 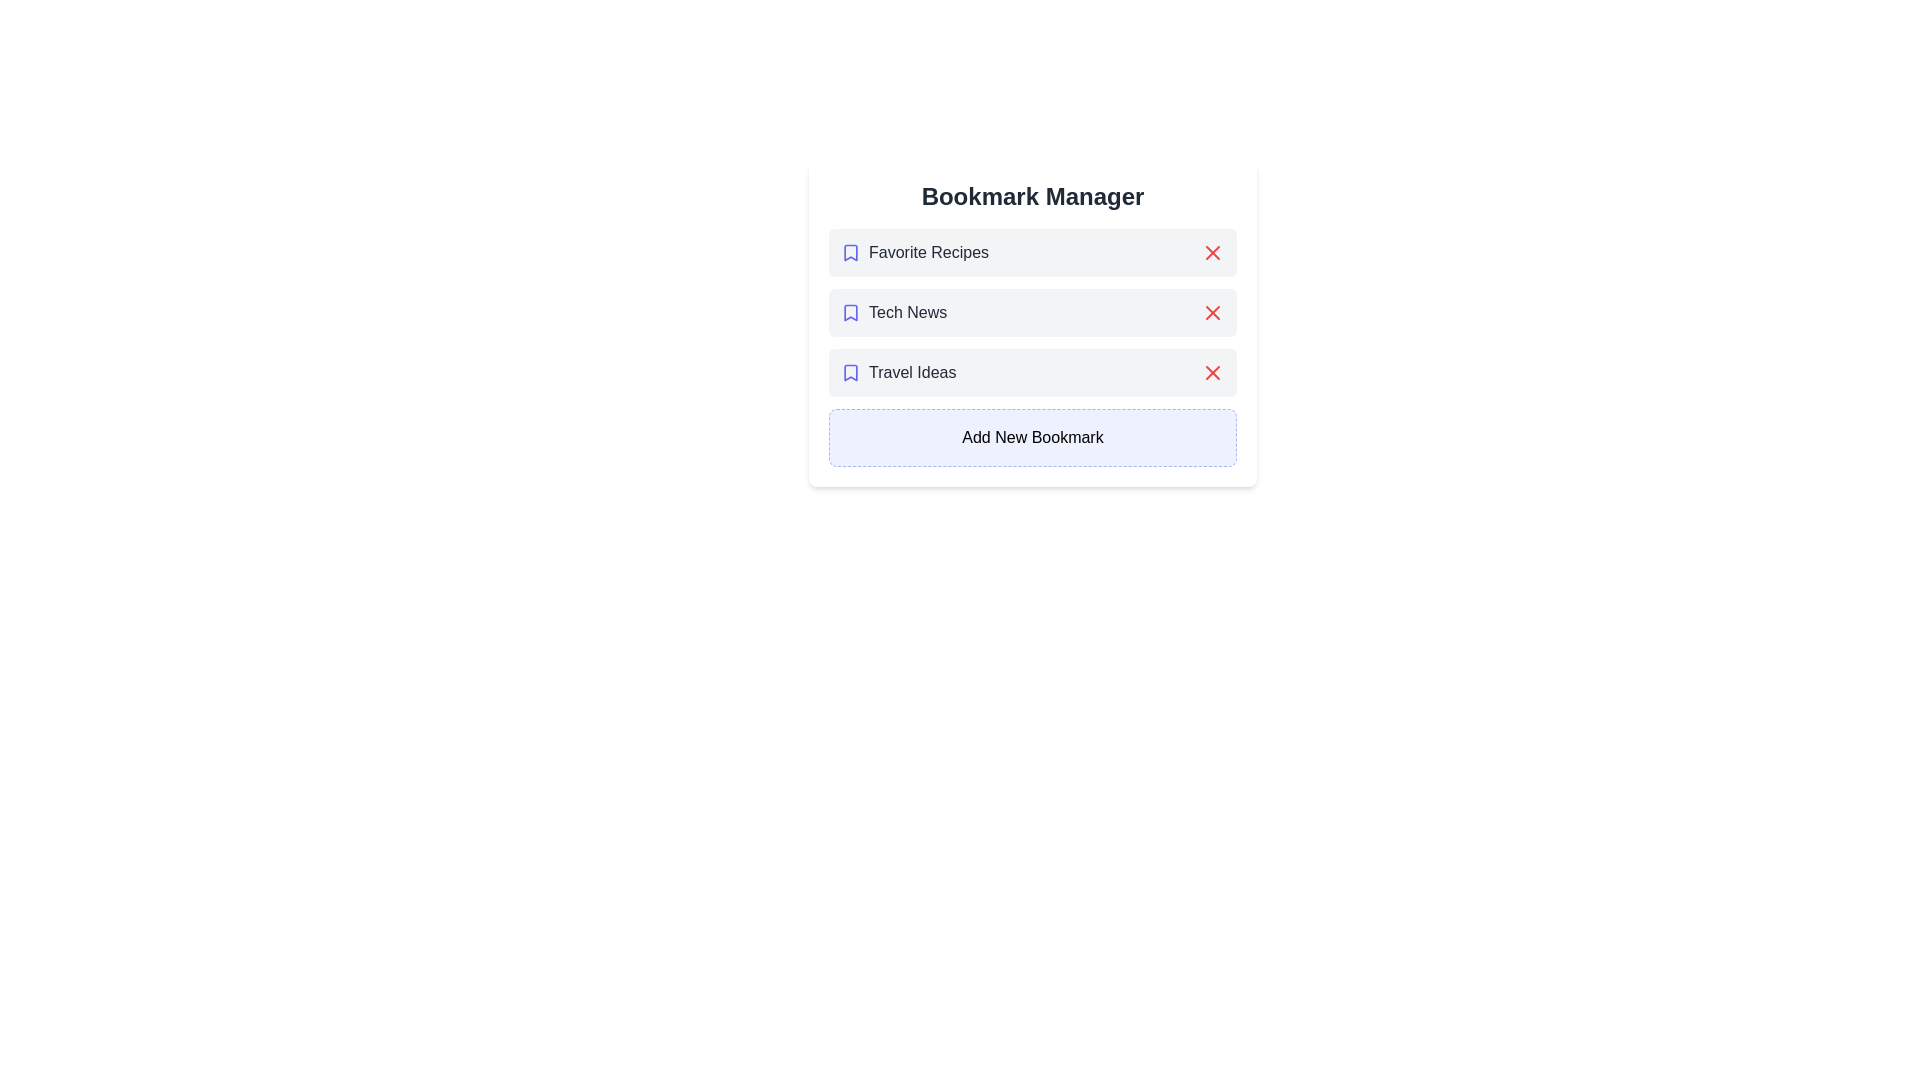 What do you see at coordinates (914, 252) in the screenshot?
I see `the bookmark titled Favorite Recipes to navigate to its URL` at bounding box center [914, 252].